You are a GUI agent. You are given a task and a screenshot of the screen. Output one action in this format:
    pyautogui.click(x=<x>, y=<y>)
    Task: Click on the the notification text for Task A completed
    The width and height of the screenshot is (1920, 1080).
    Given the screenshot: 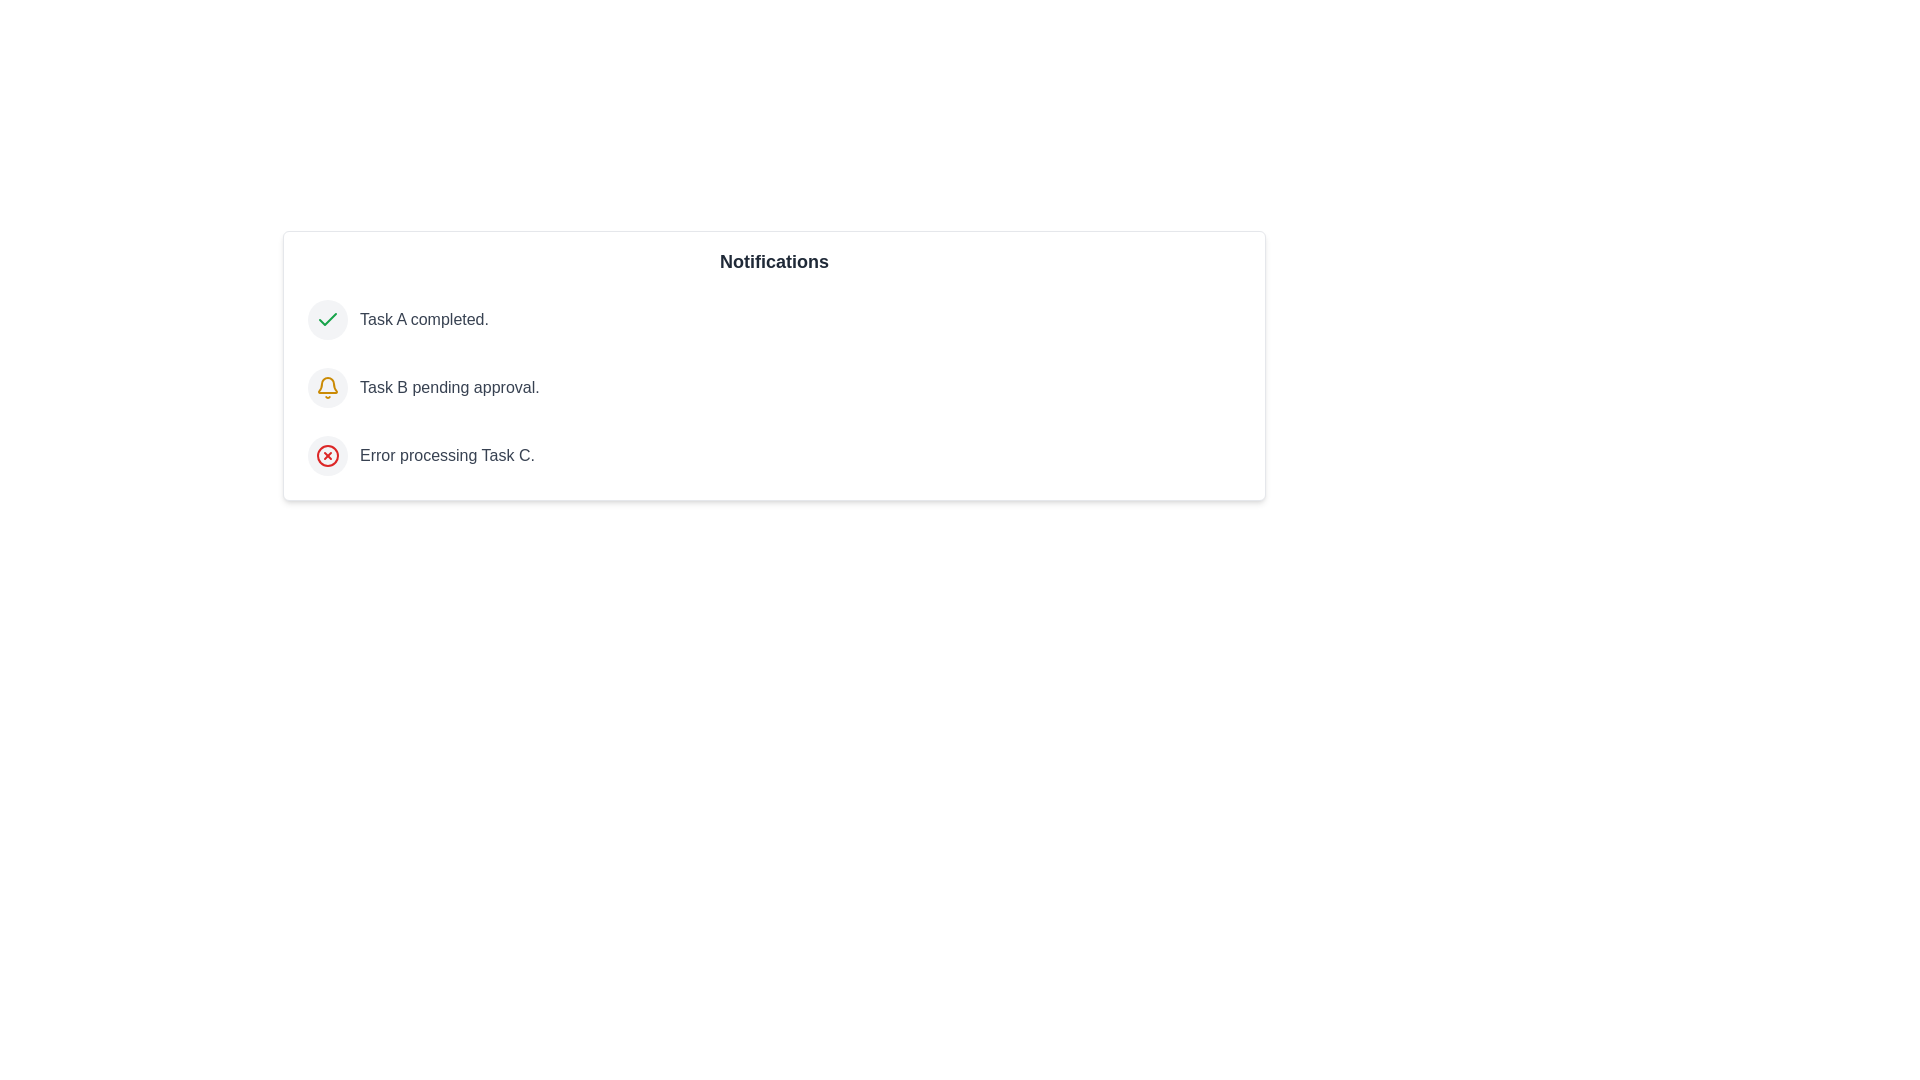 What is the action you would take?
    pyautogui.click(x=422, y=319)
    